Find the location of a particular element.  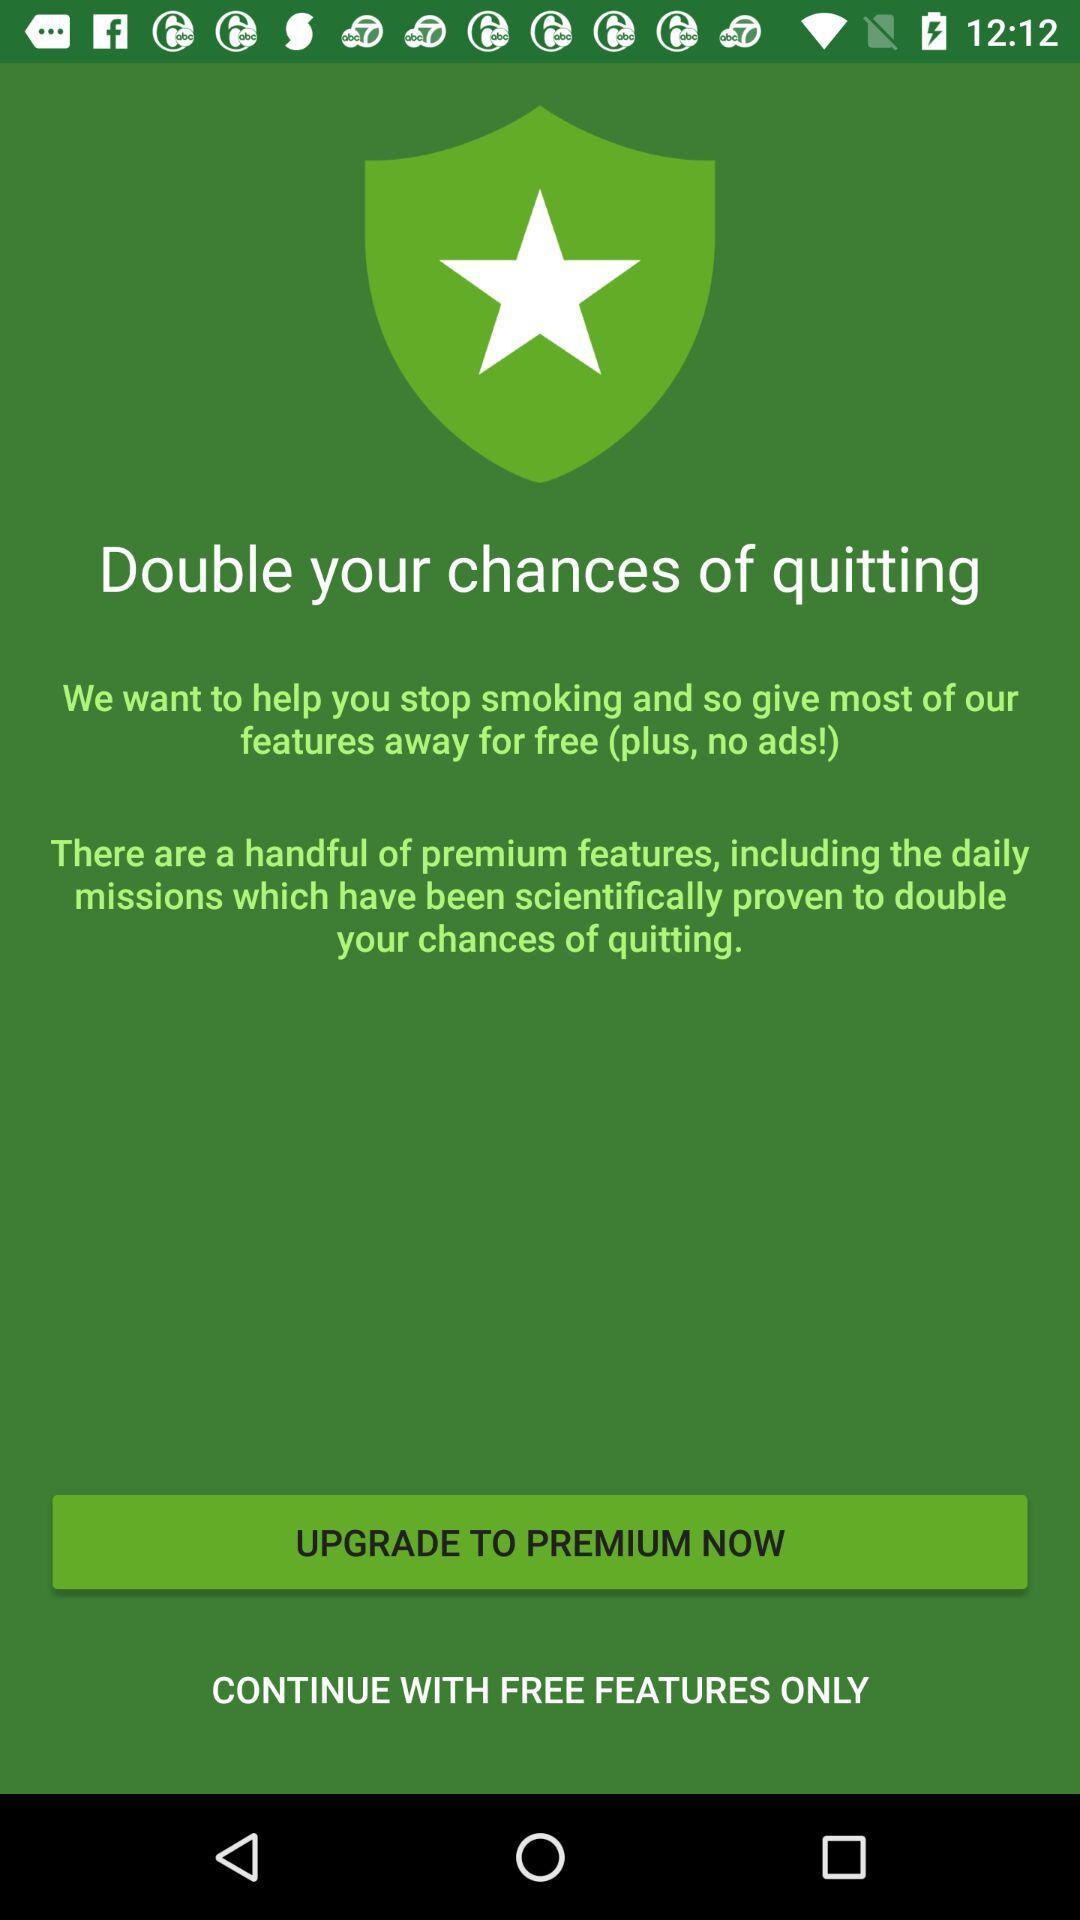

the icon below upgrade to premium icon is located at coordinates (540, 1688).